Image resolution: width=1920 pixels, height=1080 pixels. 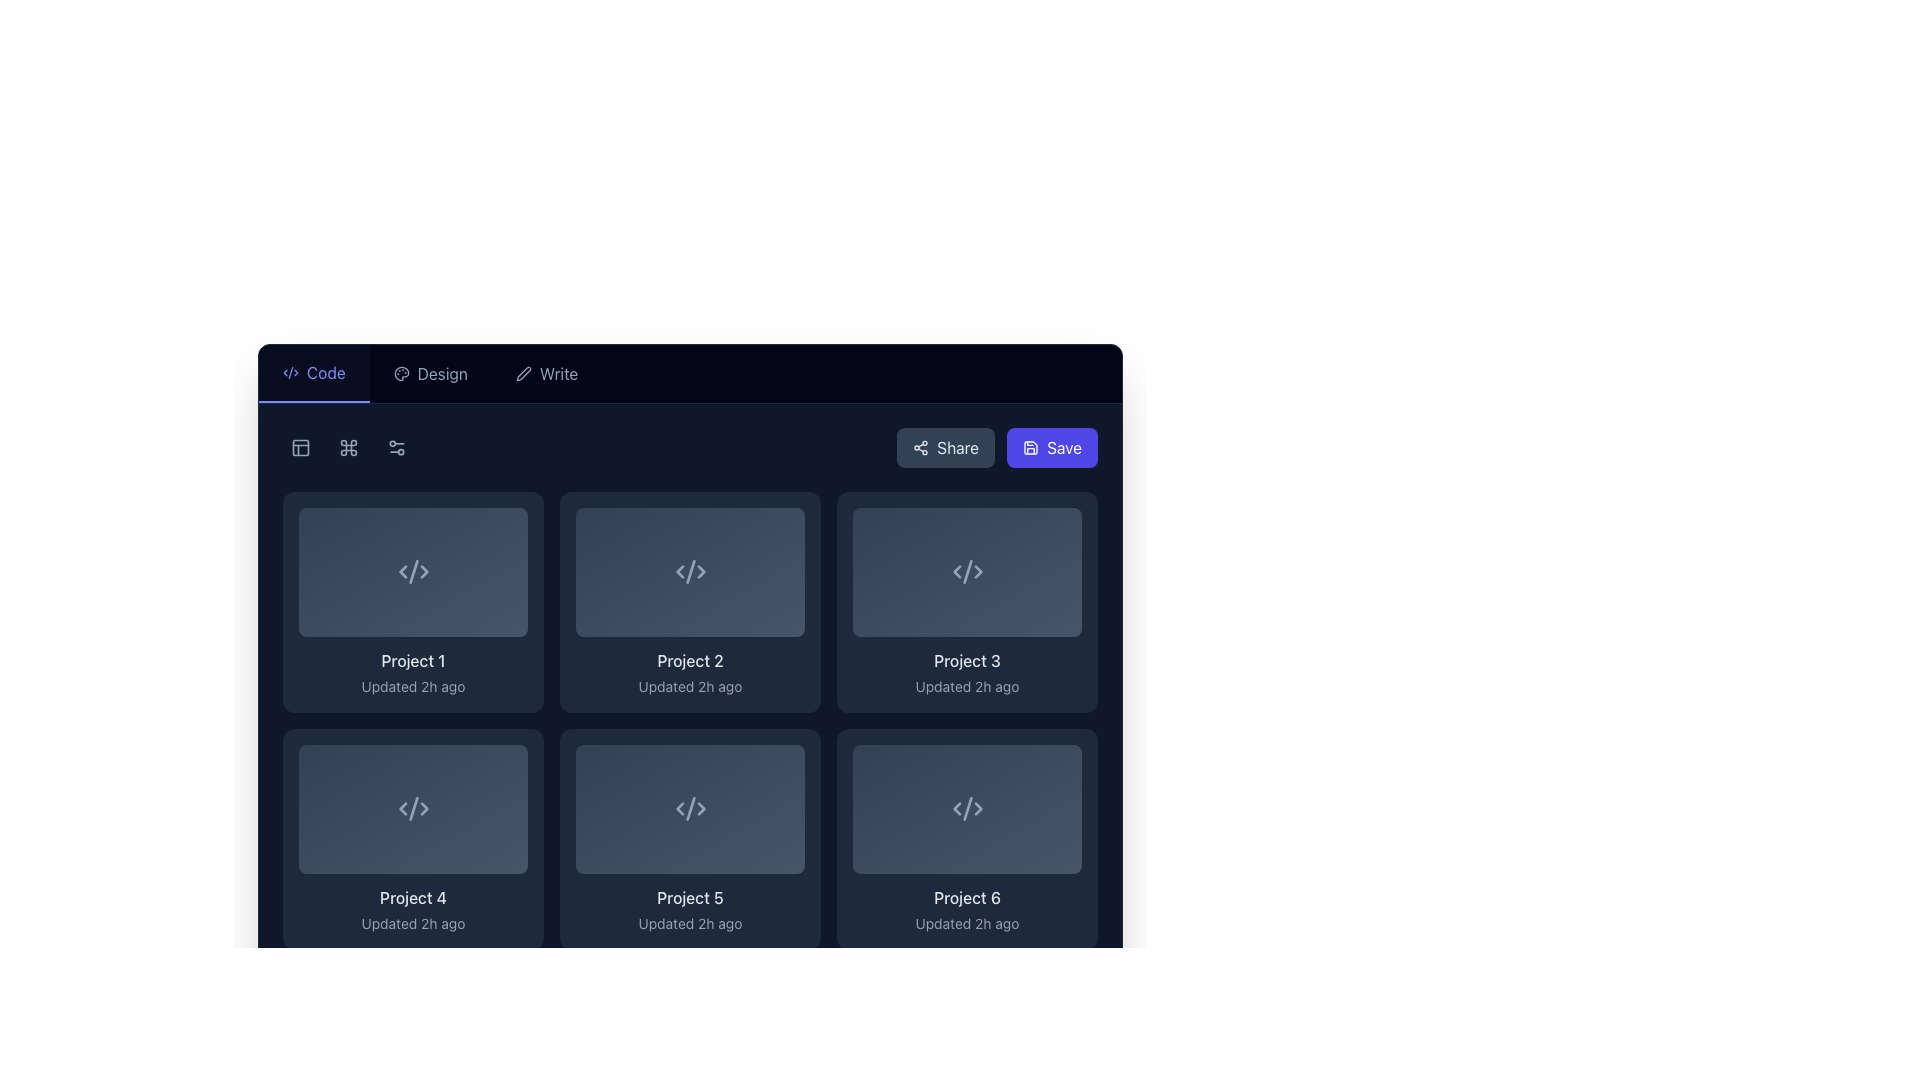 I want to click on the button with an icon in the top-right corner of the 'Project 3' card, so click(x=1077, y=511).